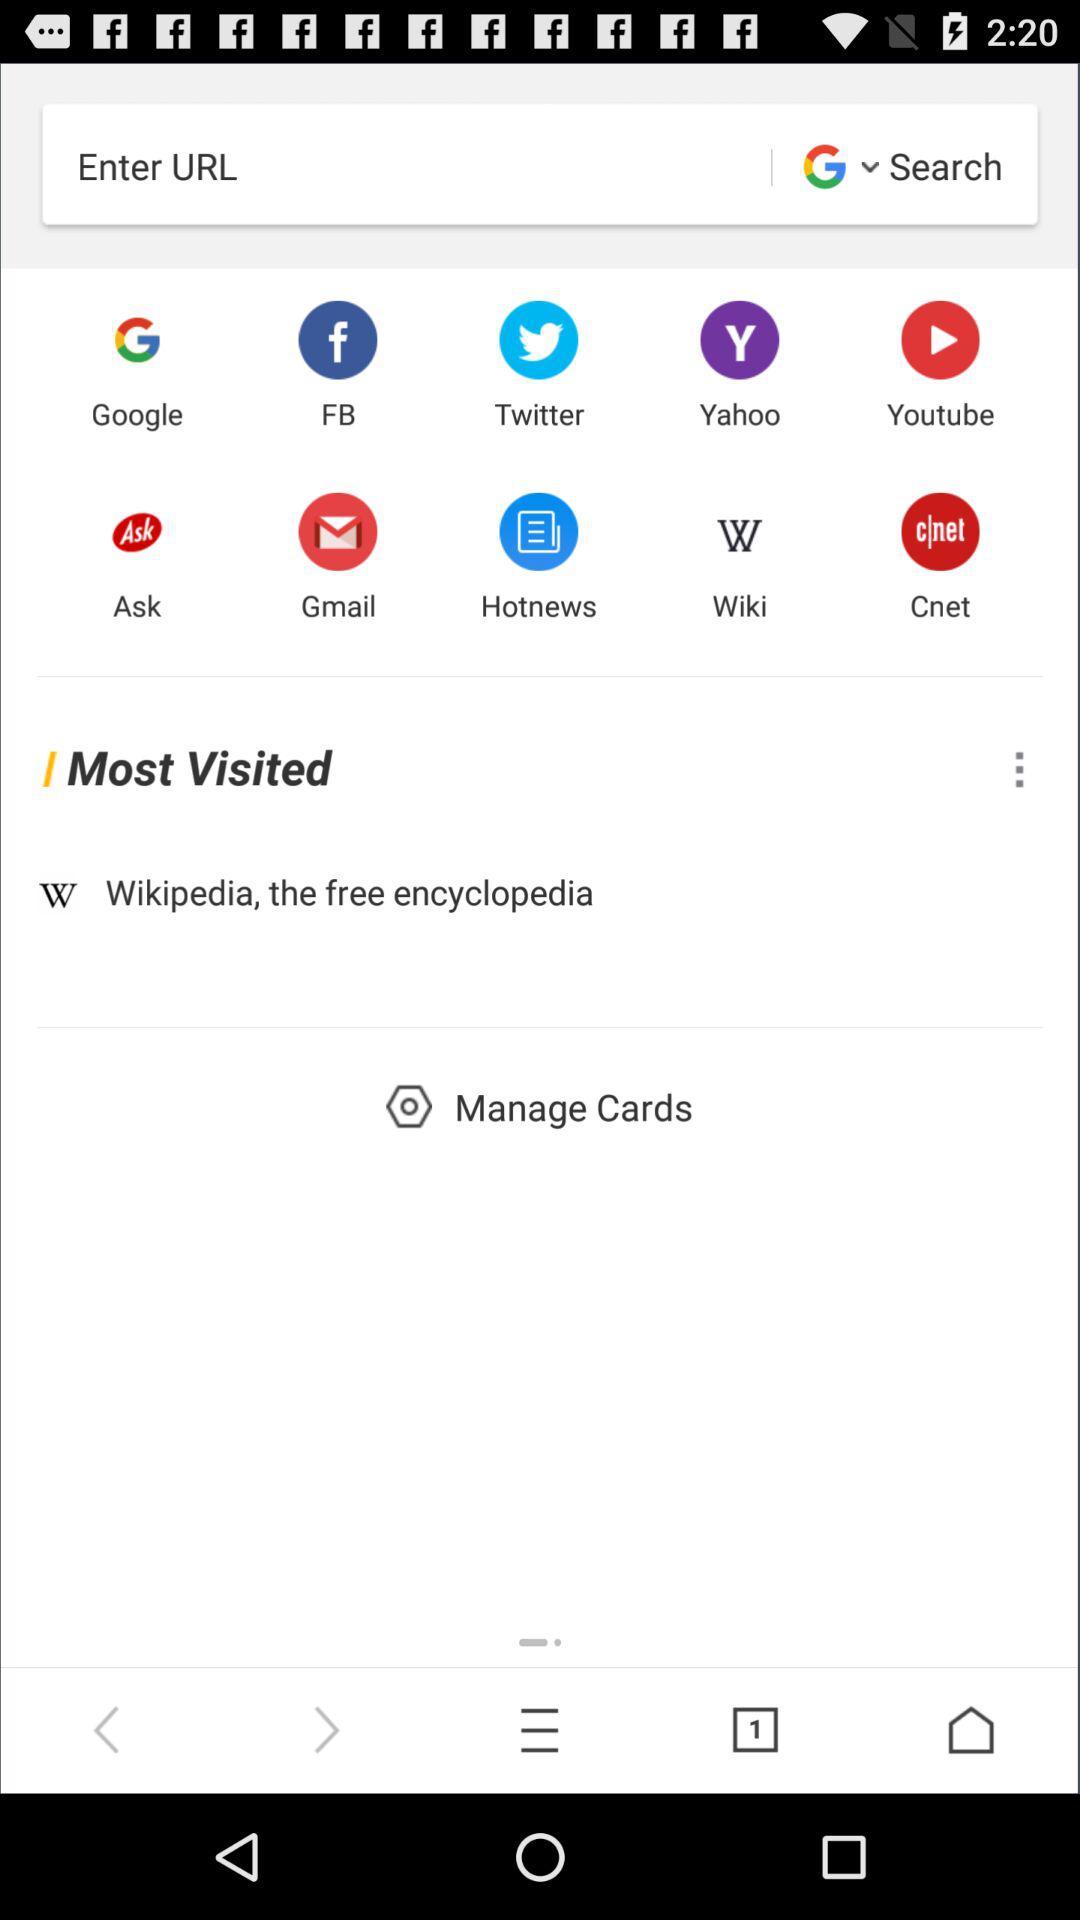 Image resolution: width=1080 pixels, height=1920 pixels. What do you see at coordinates (1019, 823) in the screenshot?
I see `the more icon` at bounding box center [1019, 823].